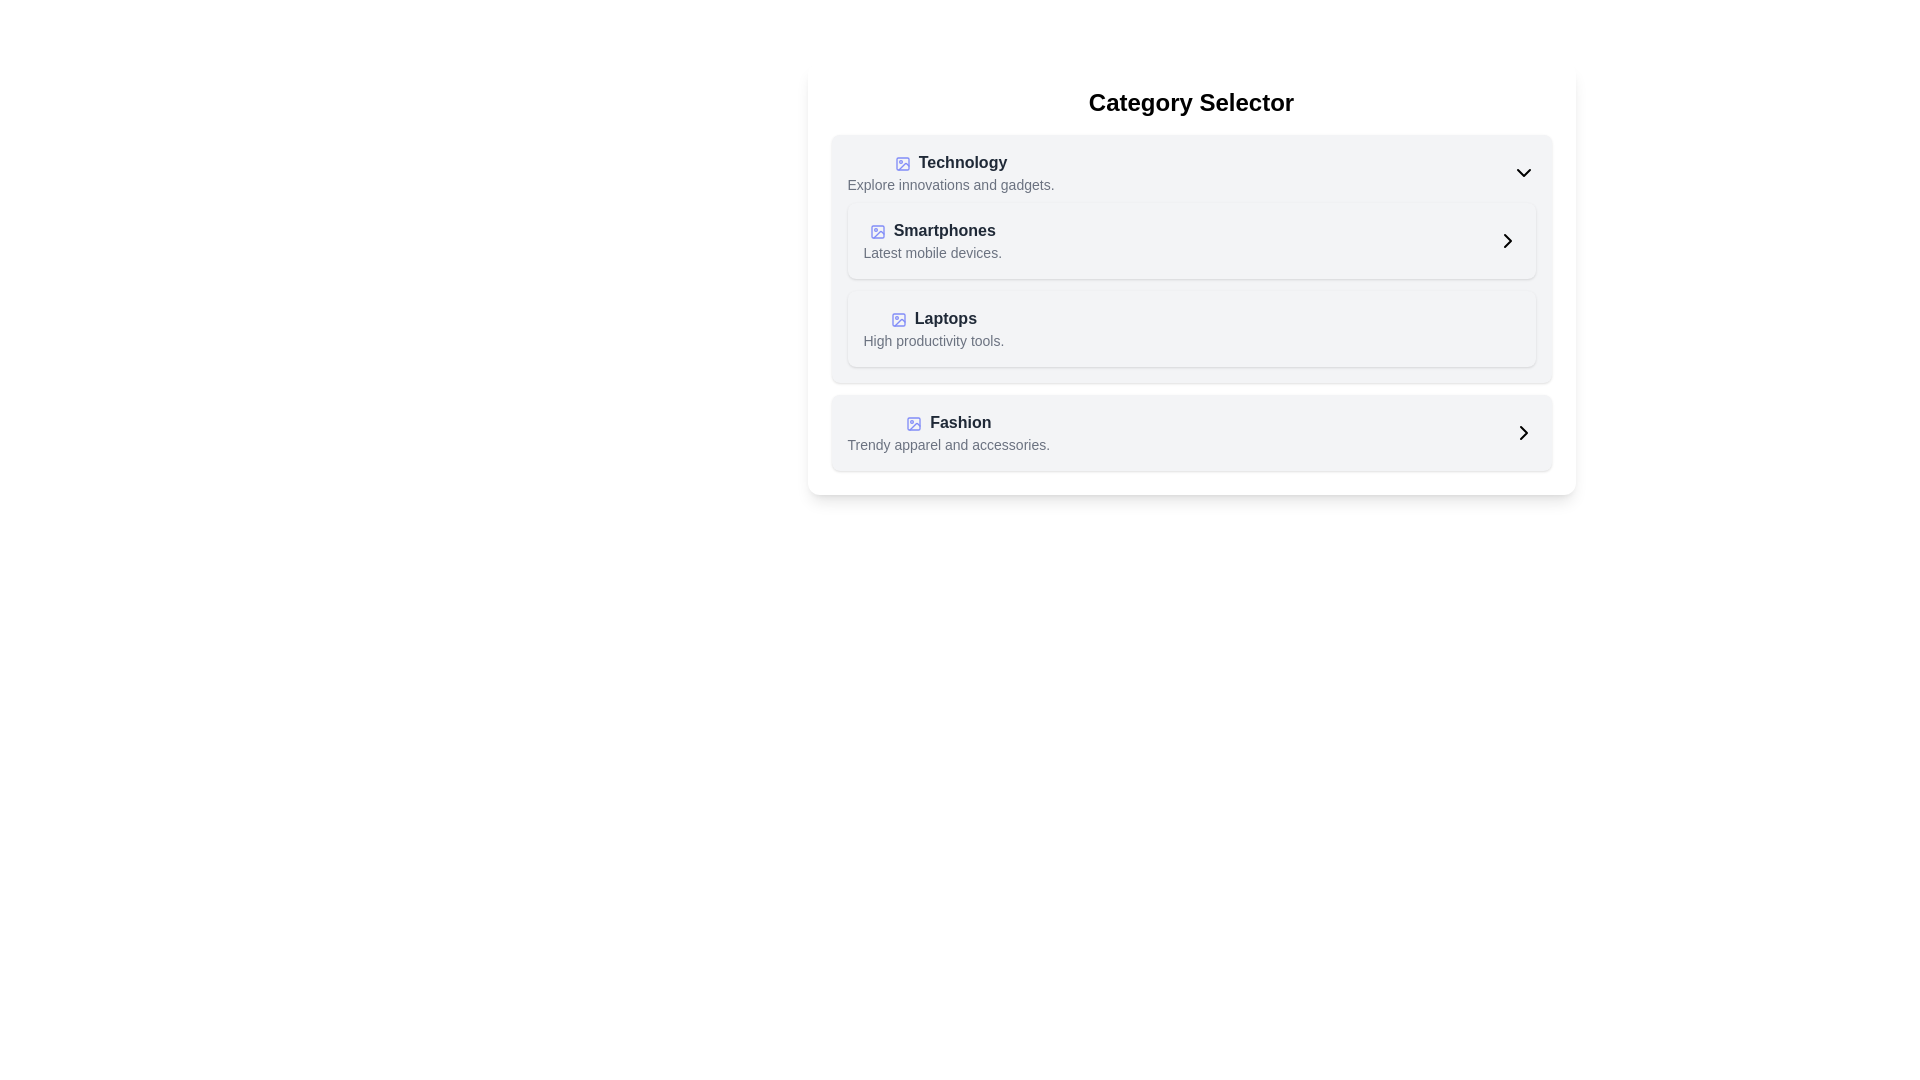 This screenshot has width=1920, height=1080. Describe the element at coordinates (931, 239) in the screenshot. I see `the 'Smartphones' category selector item, which features bold text and an icon to the left` at that location.